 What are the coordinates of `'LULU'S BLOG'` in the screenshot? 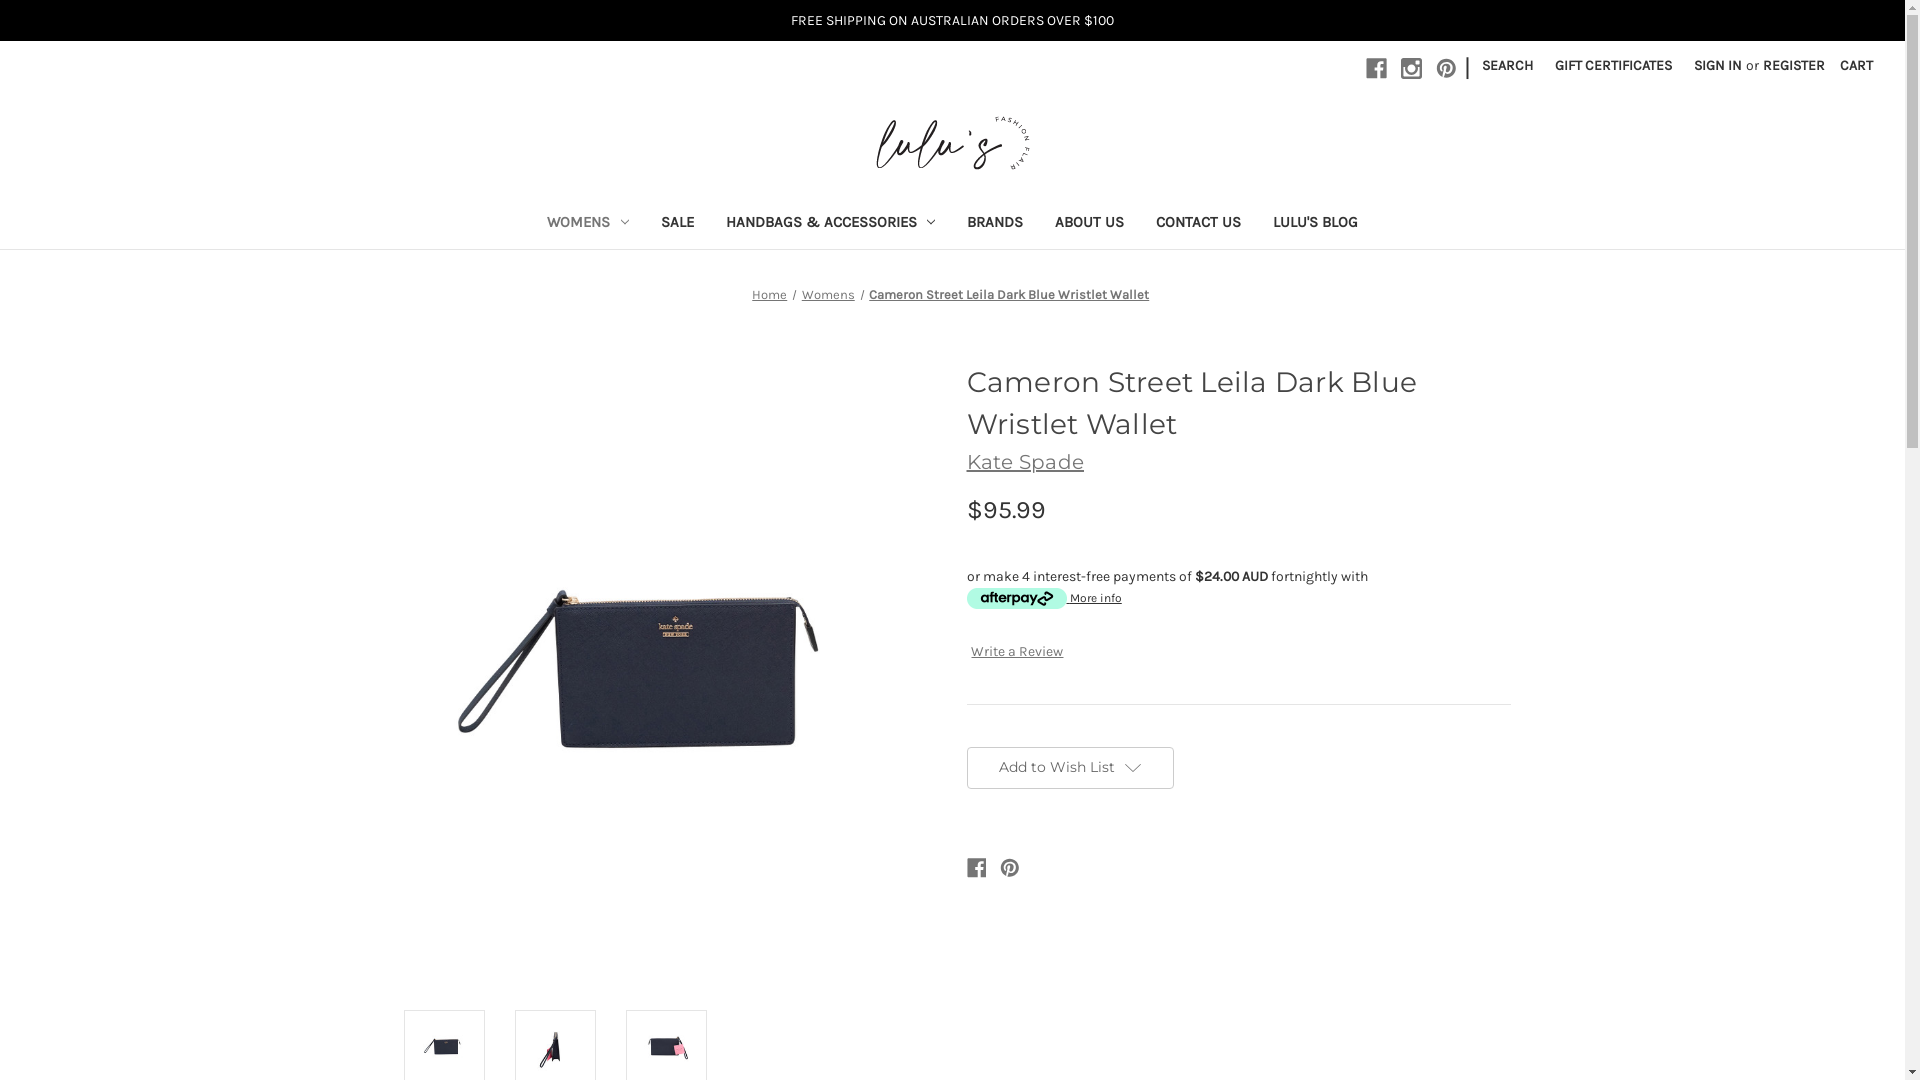 It's located at (1315, 224).